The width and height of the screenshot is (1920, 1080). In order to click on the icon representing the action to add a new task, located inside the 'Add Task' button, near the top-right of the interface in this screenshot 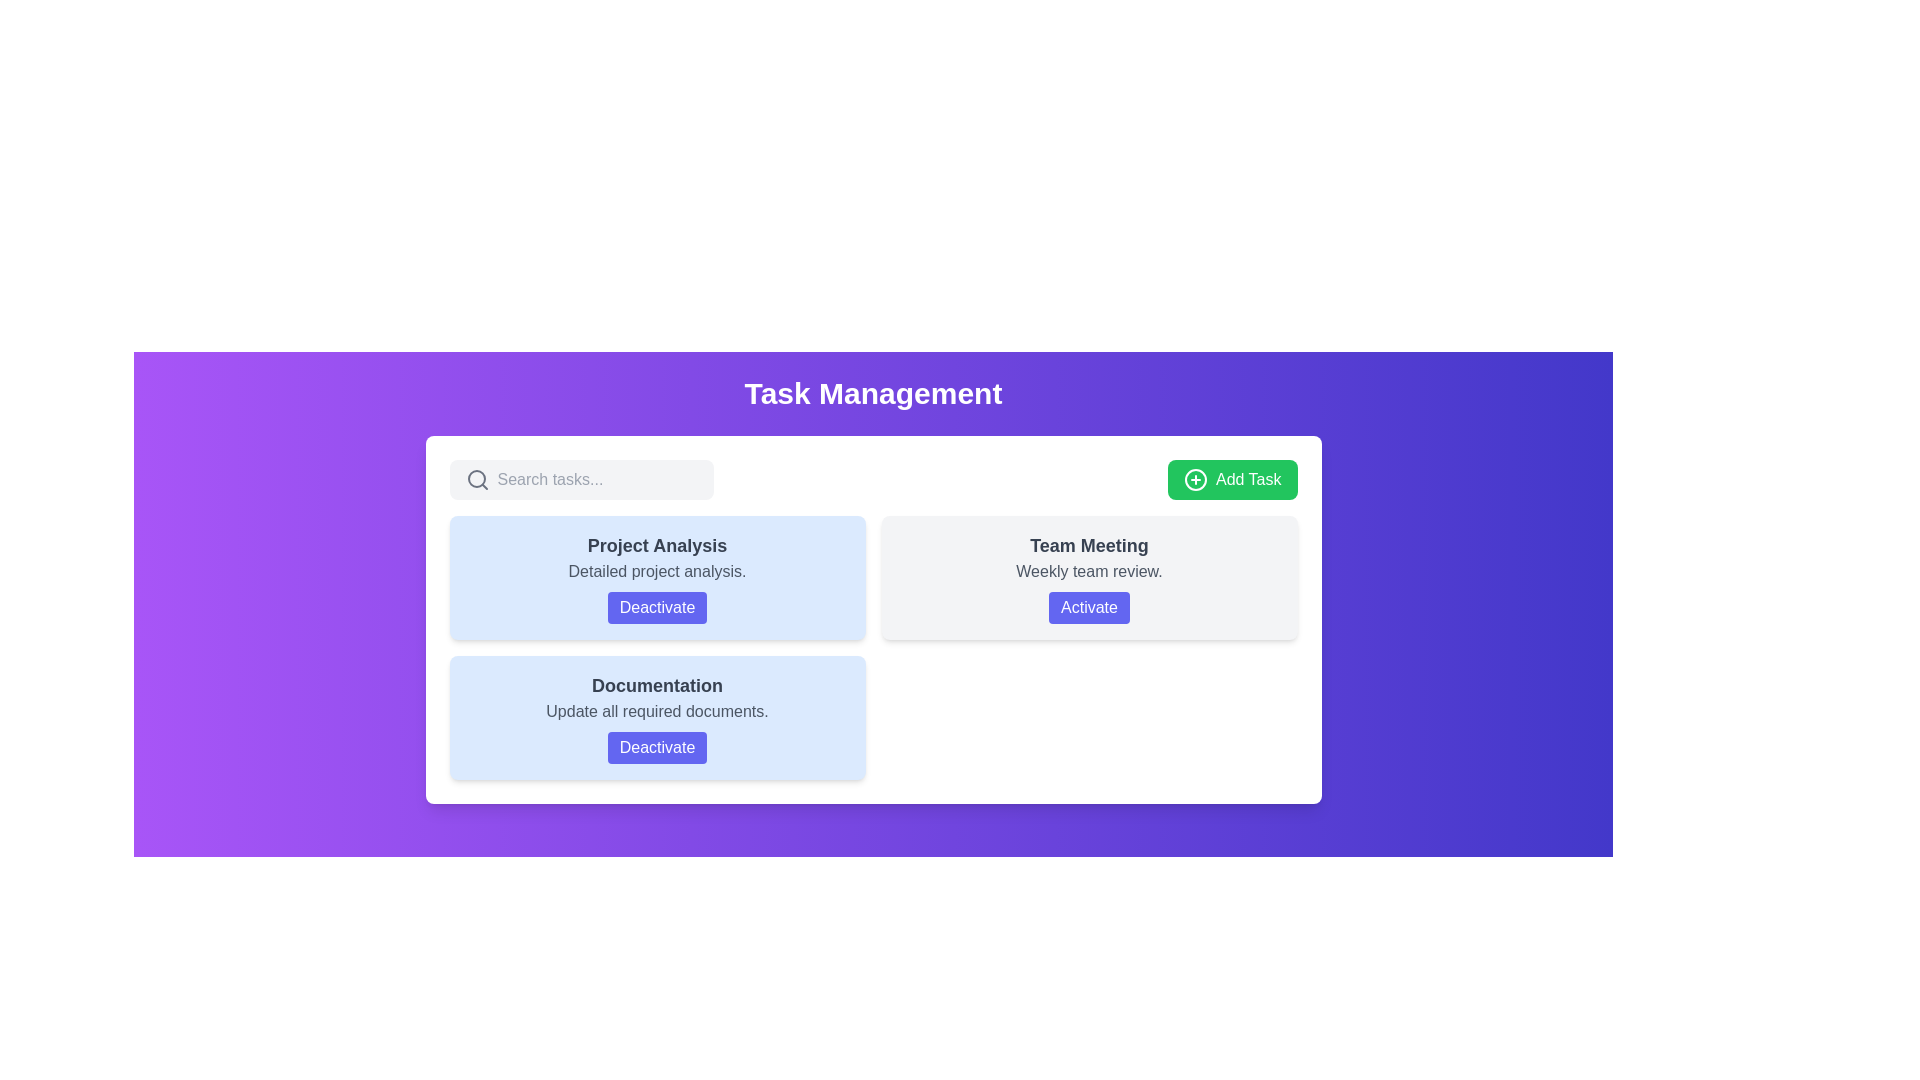, I will do `click(1195, 479)`.